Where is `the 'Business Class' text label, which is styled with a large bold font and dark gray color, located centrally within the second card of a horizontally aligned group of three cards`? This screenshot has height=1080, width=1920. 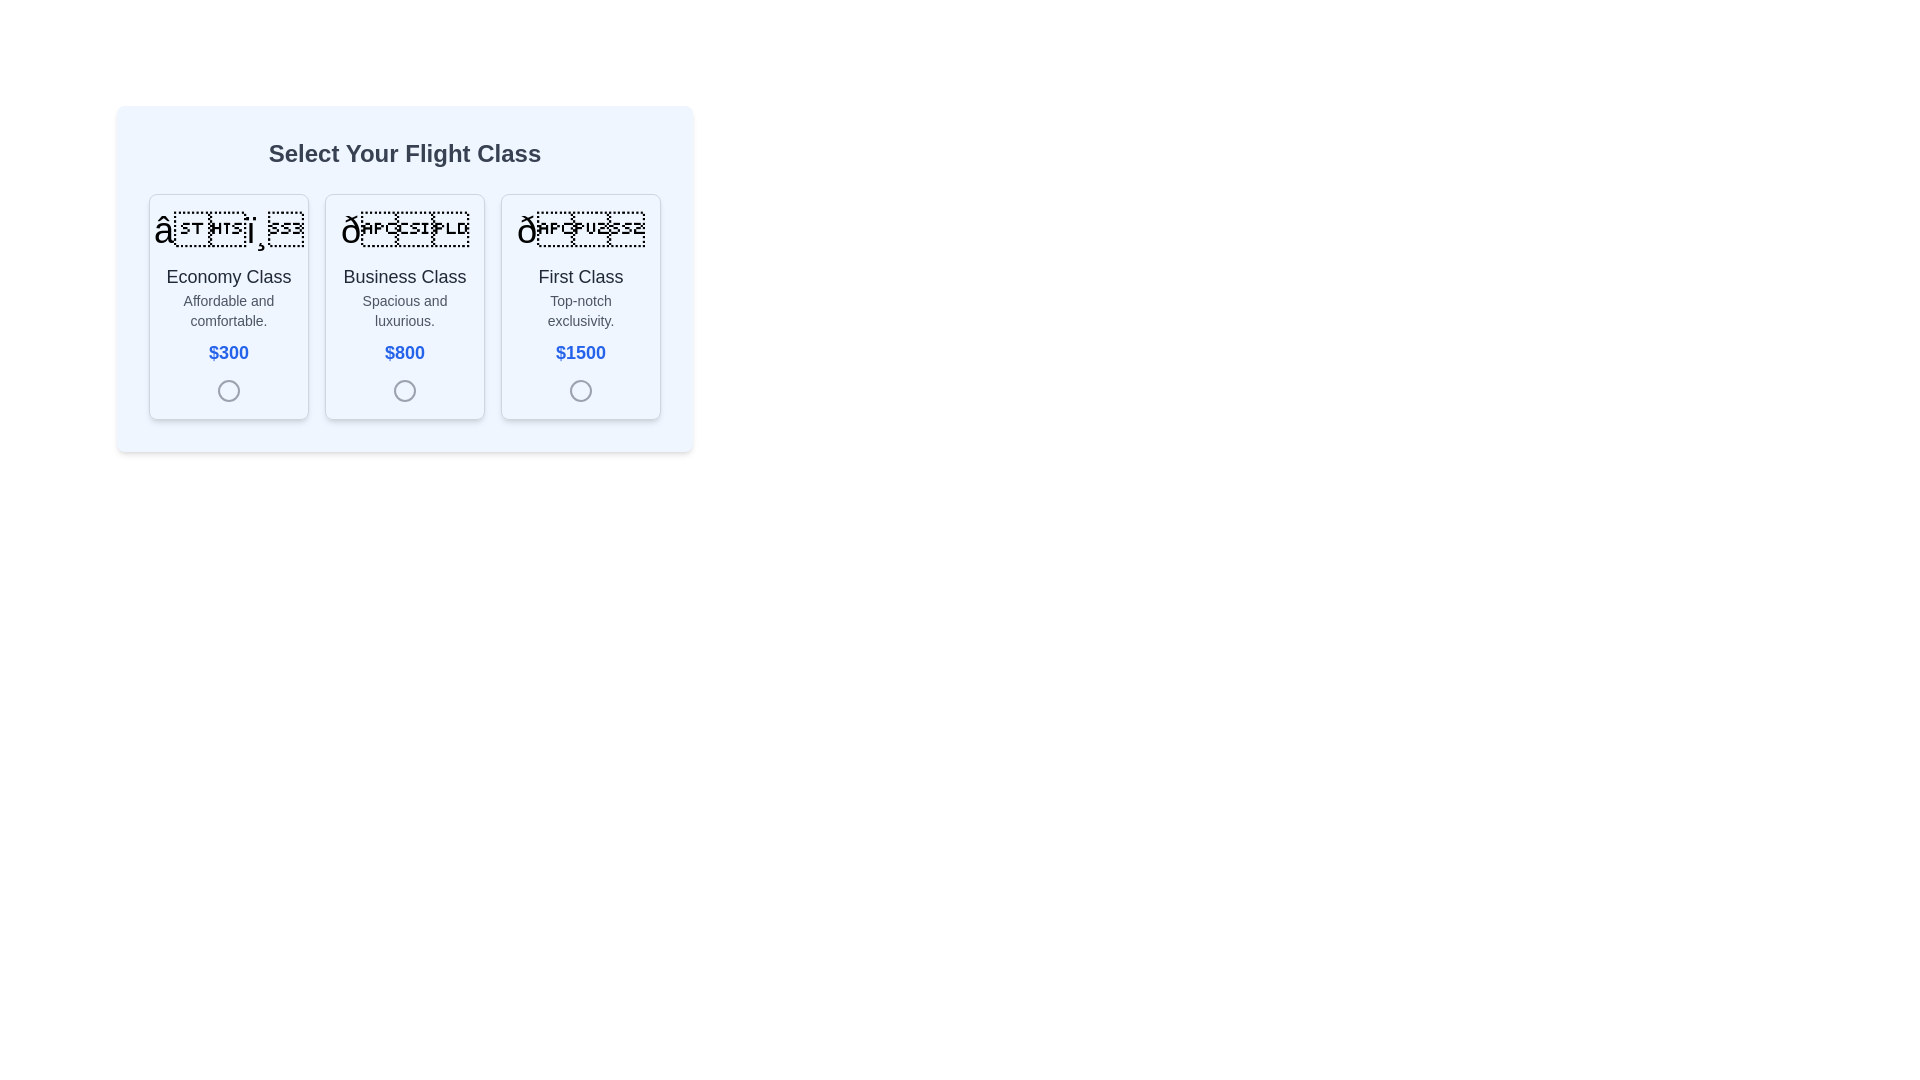
the 'Business Class' text label, which is styled with a large bold font and dark gray color, located centrally within the second card of a horizontally aligned group of three cards is located at coordinates (403, 277).